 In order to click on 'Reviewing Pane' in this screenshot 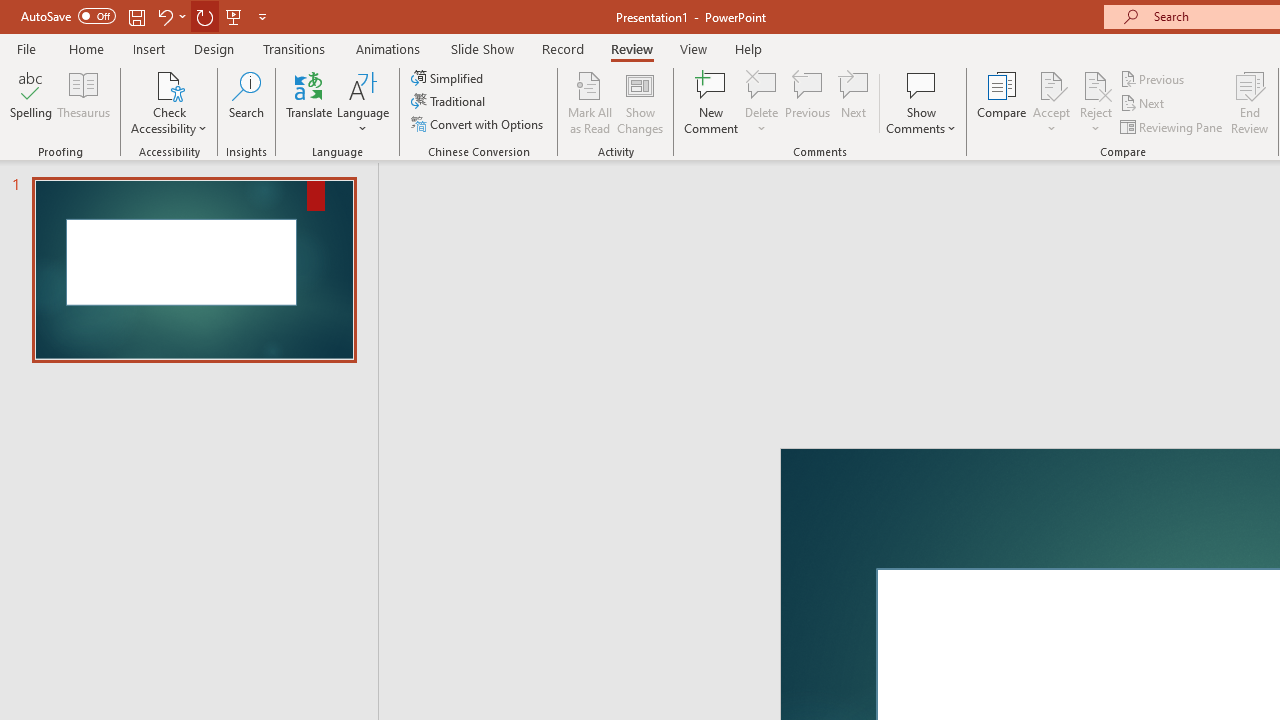, I will do `click(1173, 127)`.